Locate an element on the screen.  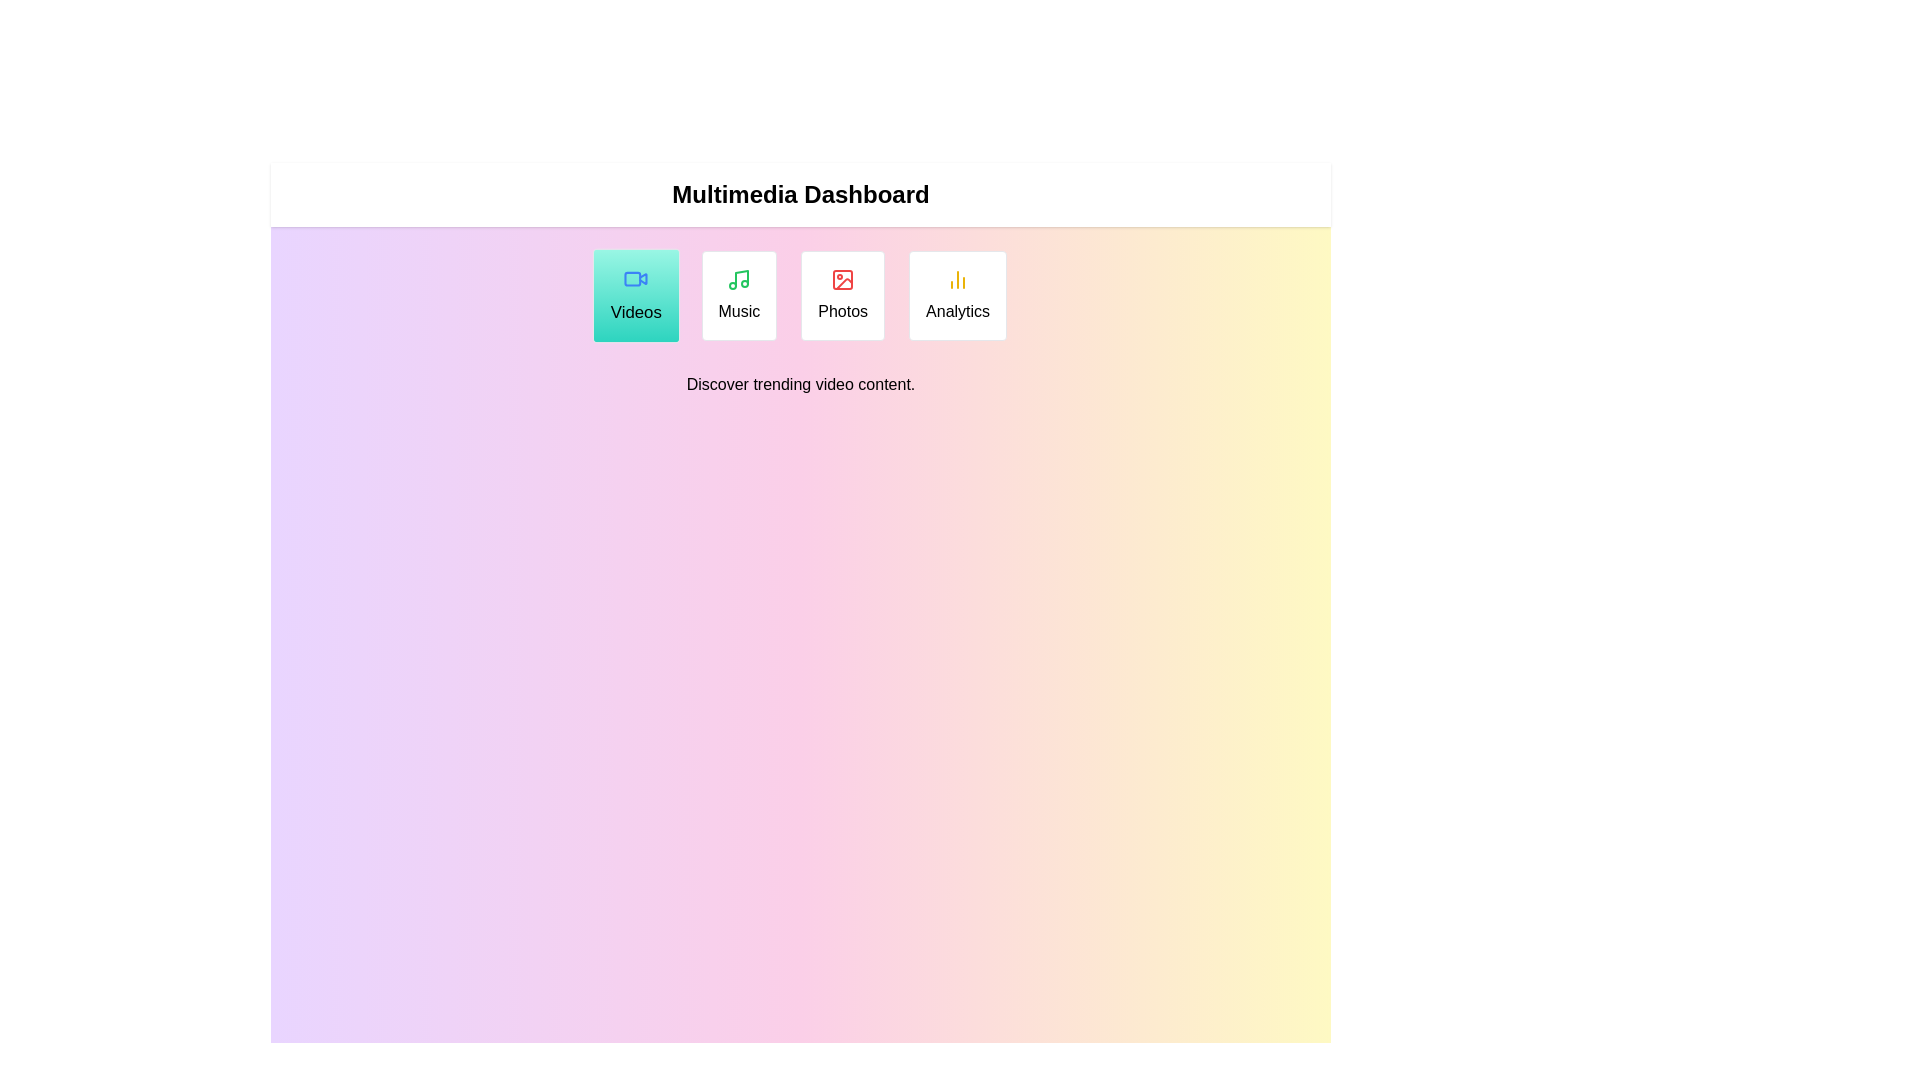
the Music tab to read its description is located at coordinates (738, 296).